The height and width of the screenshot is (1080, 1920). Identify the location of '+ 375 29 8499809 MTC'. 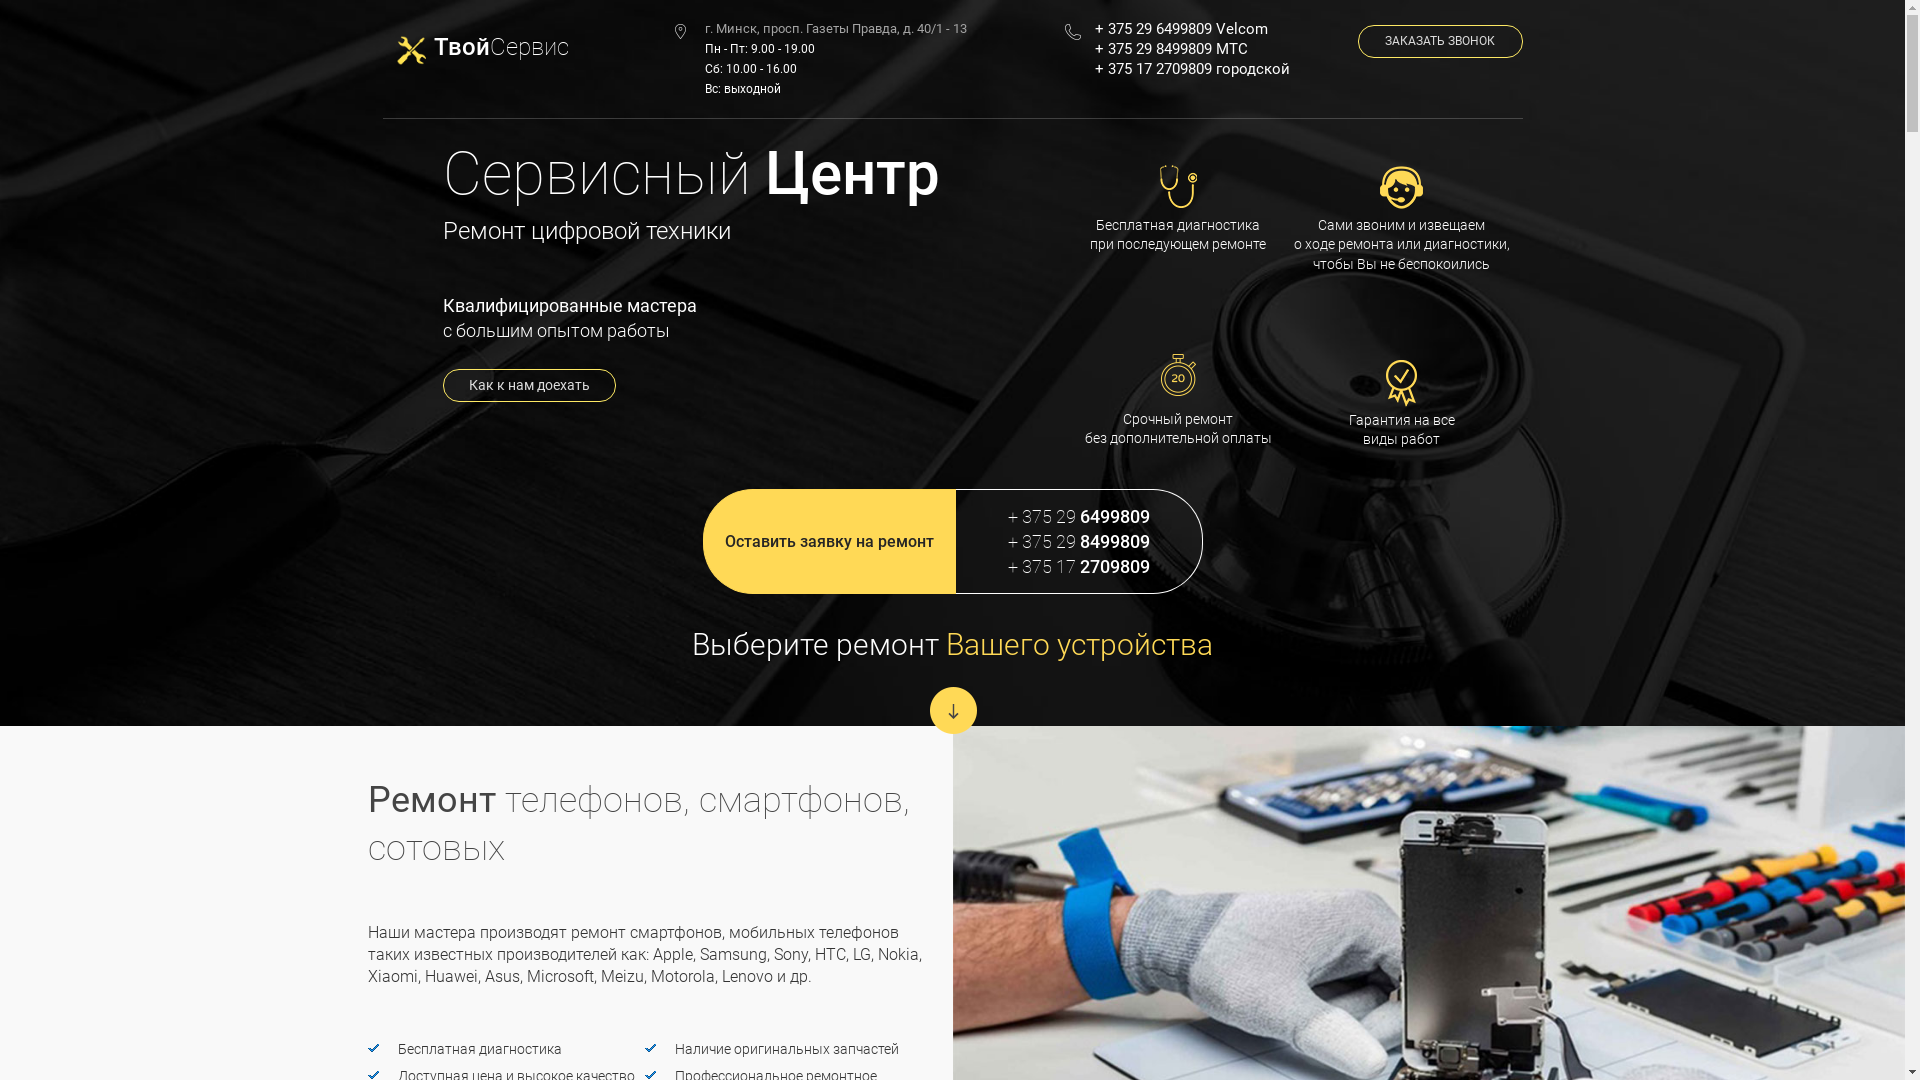
(1093, 48).